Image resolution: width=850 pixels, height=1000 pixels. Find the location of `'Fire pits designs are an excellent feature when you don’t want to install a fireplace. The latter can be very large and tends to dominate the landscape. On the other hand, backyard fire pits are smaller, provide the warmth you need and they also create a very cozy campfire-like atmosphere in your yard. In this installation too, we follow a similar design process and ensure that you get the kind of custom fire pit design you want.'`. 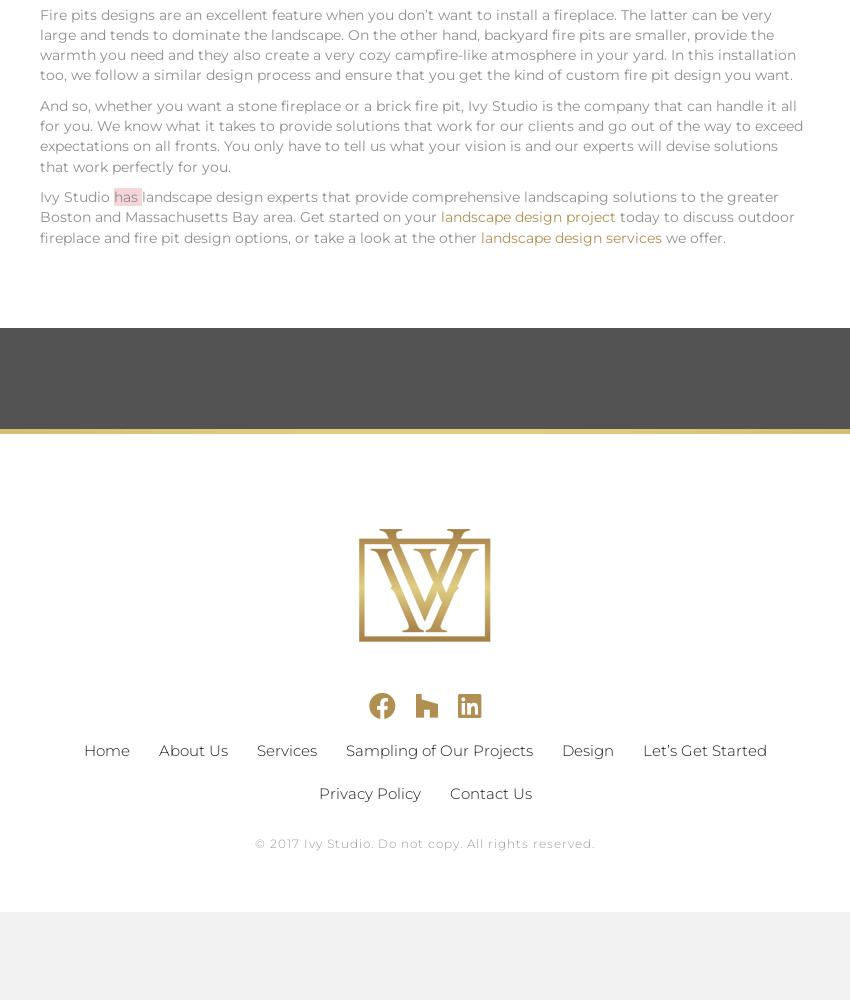

'Fire pits designs are an excellent feature when you don’t want to install a fireplace. The latter can be very large and tends to dominate the landscape. On the other hand, backyard fire pits are smaller, provide the warmth you need and they also create a very cozy campfire-like atmosphere in your yard. In this installation too, we follow a similar design process and ensure that you get the kind of custom fire pit design you want.' is located at coordinates (418, 44).